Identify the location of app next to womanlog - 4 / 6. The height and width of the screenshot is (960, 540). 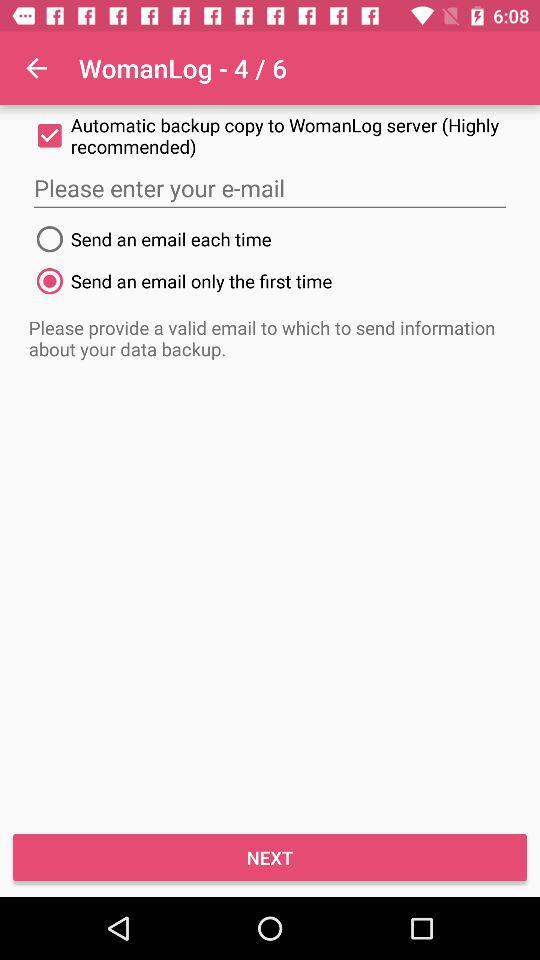
(36, 68).